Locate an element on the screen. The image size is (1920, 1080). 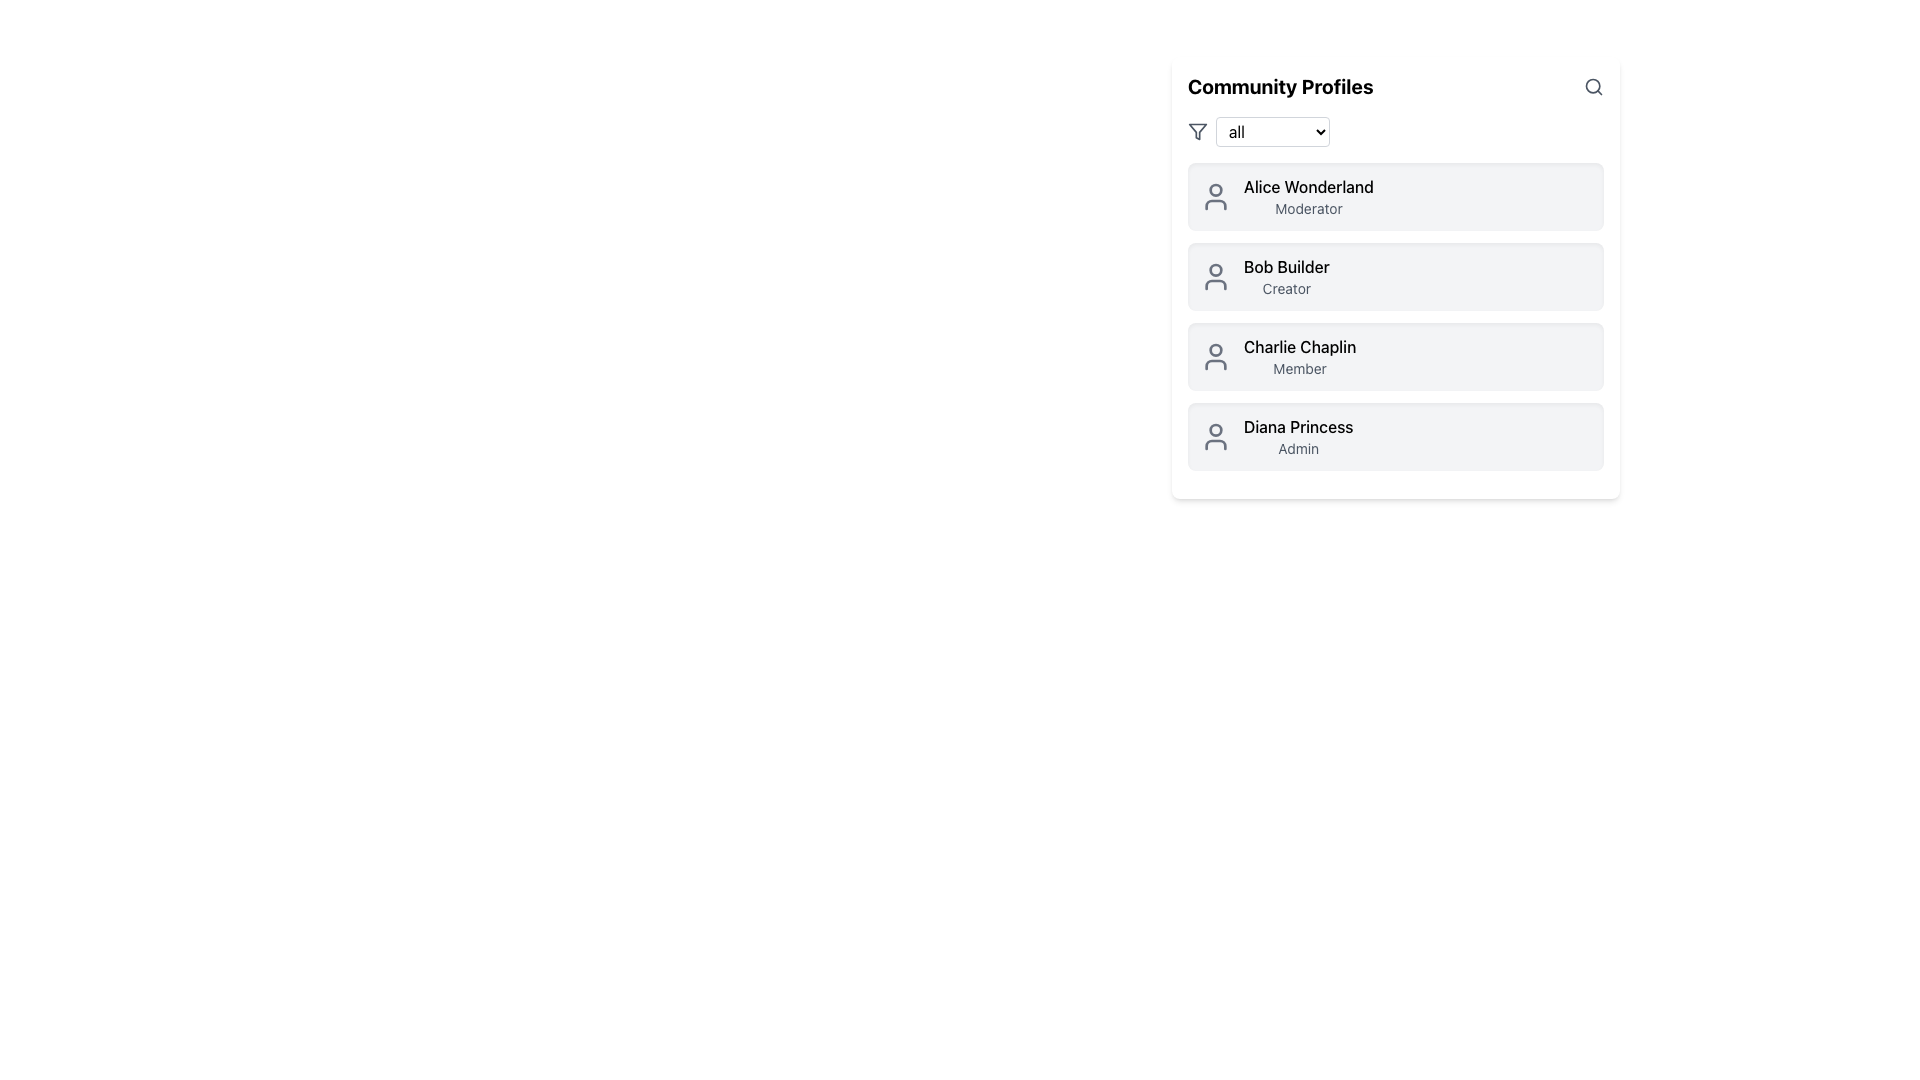
the lower portion of the user icon SVG, which represents the body silhouette of the profile icon adjacent to the list item with the text 'Charlie Chaplin' is located at coordinates (1214, 365).